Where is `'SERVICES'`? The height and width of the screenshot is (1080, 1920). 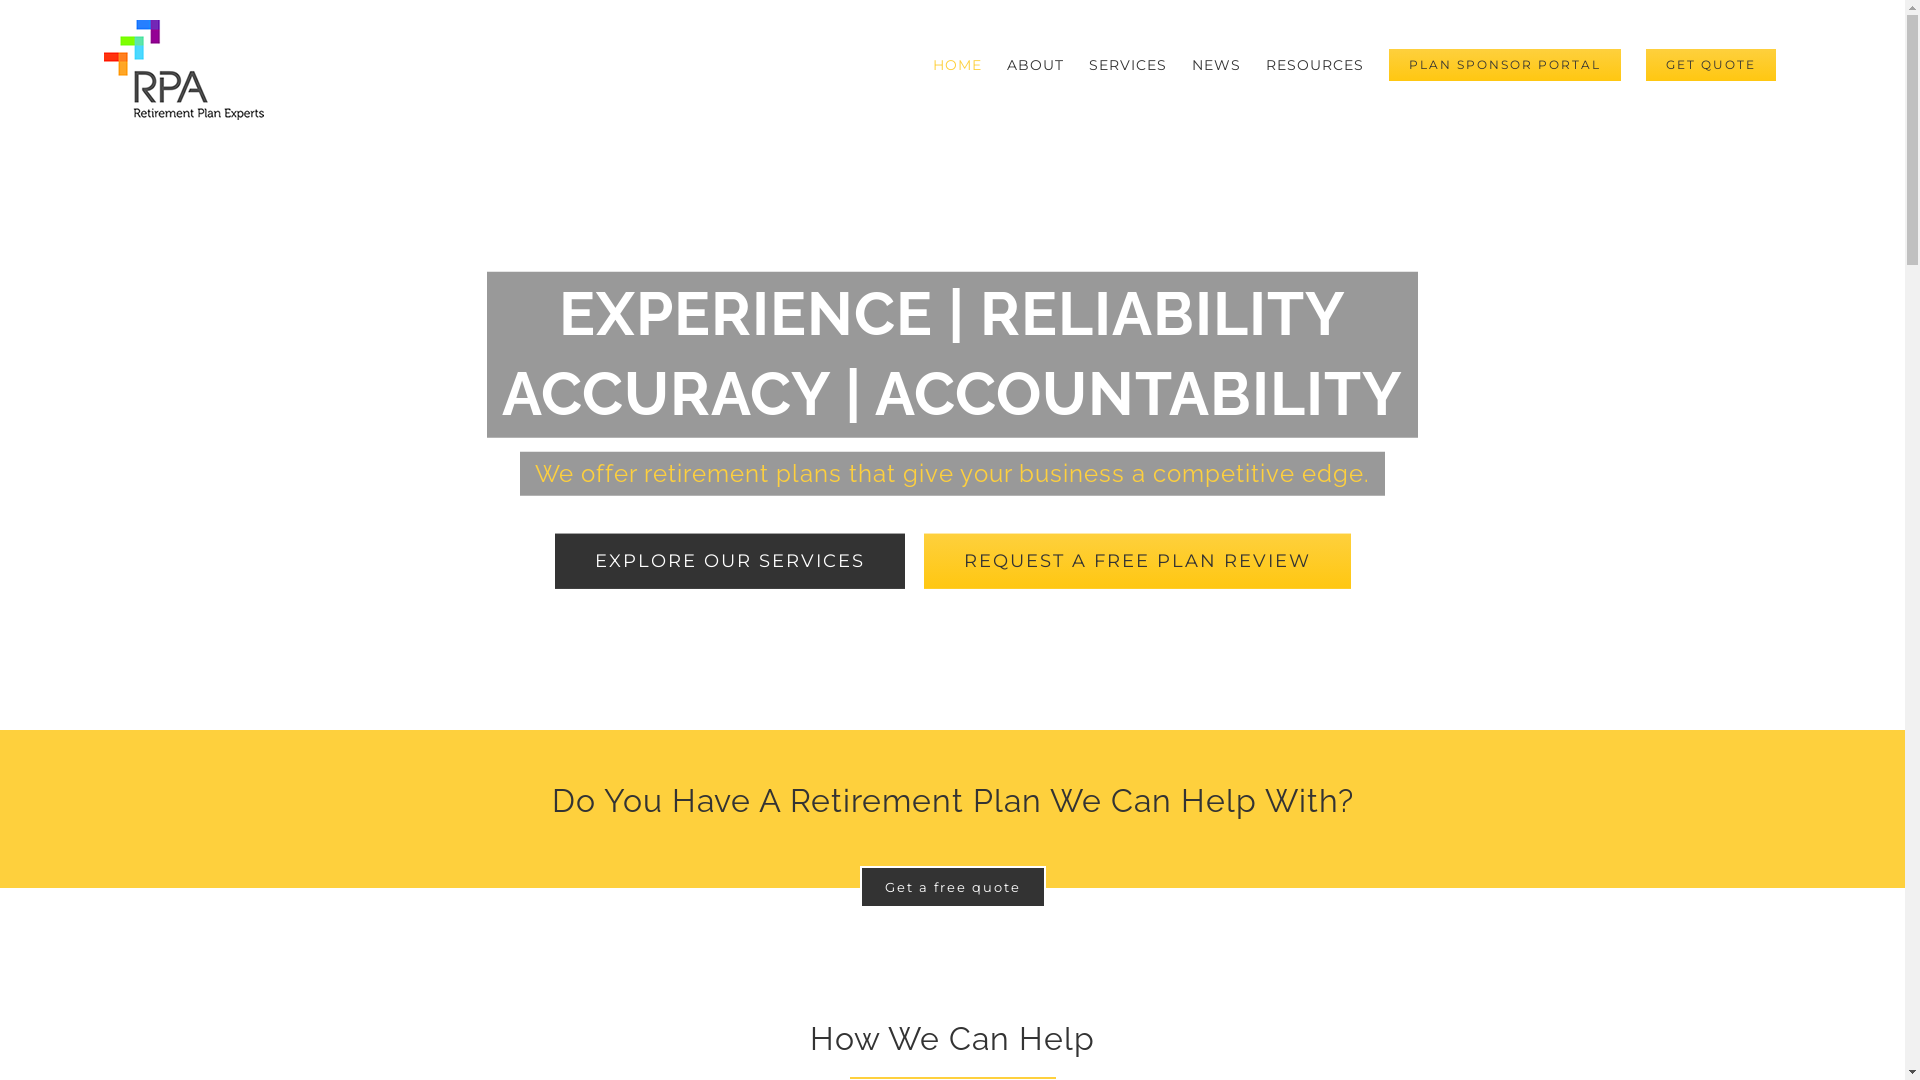
'SERVICES' is located at coordinates (1088, 64).